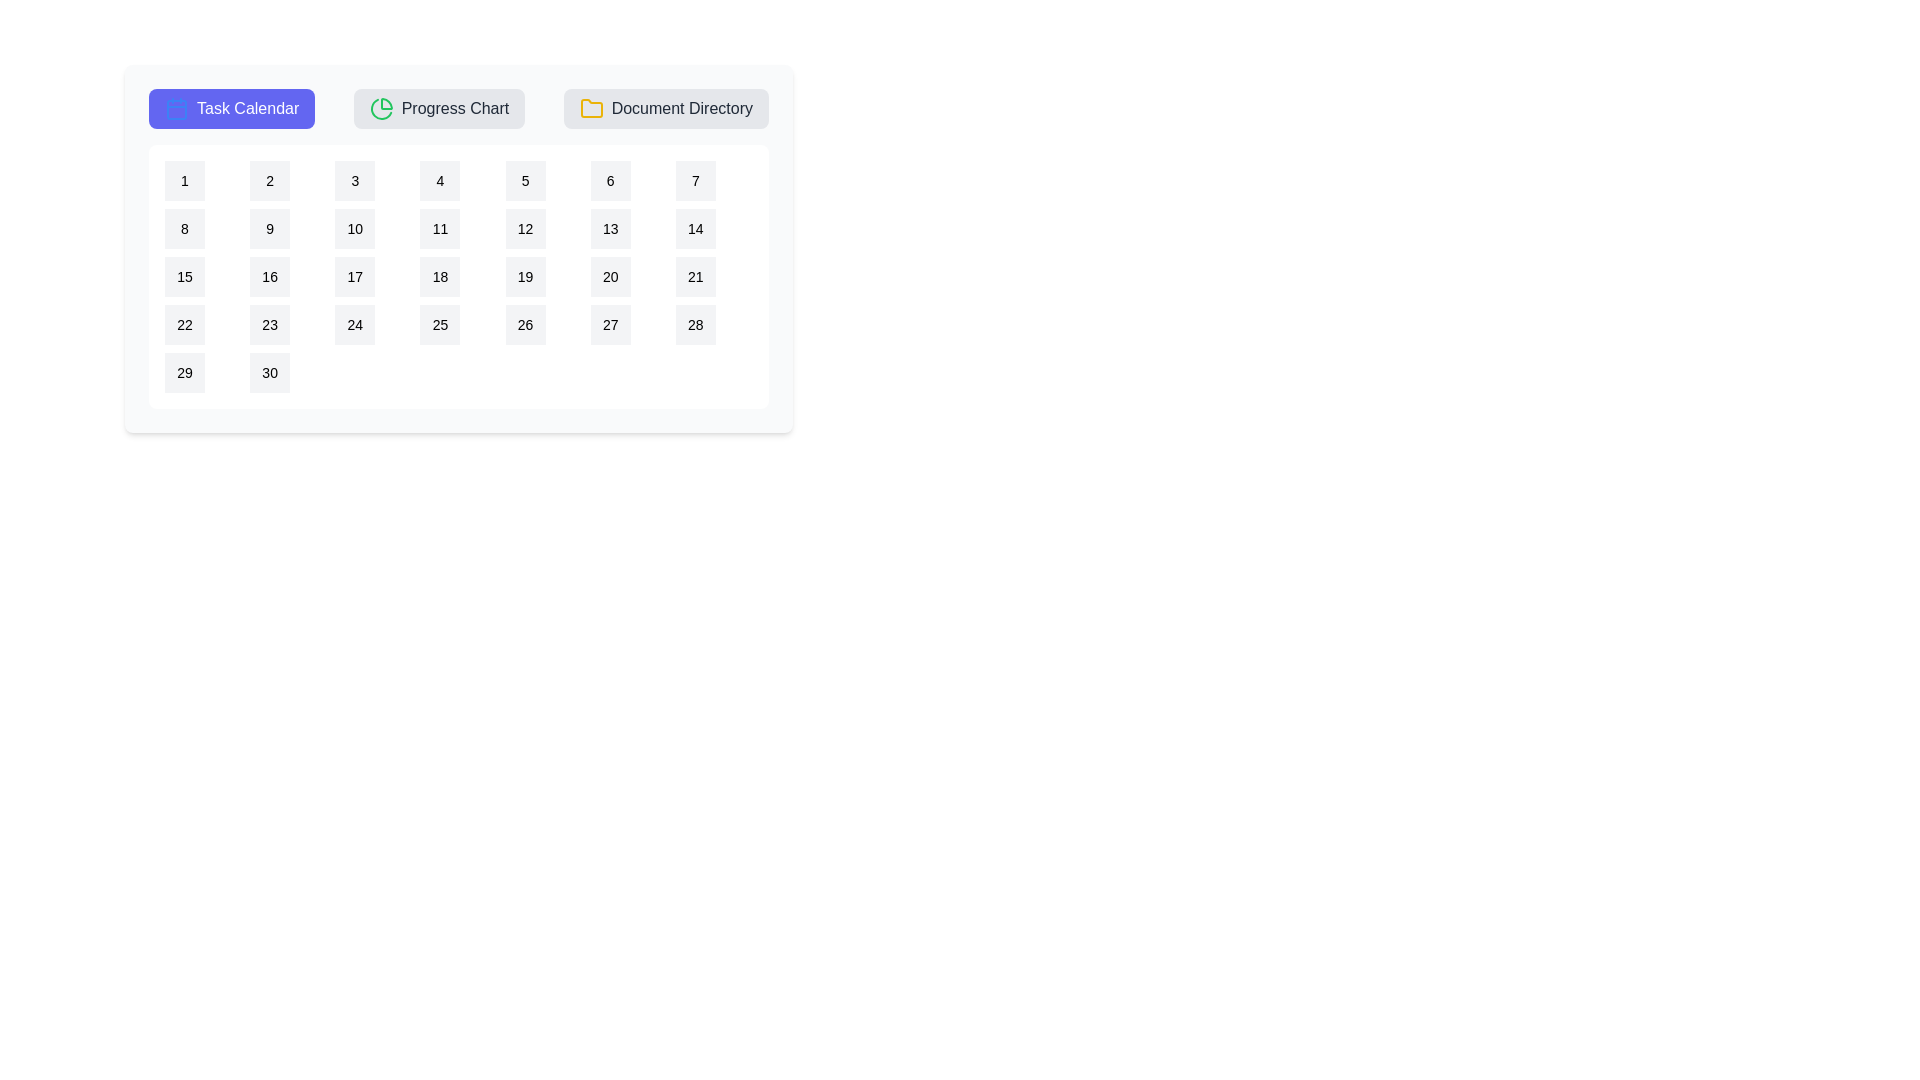  Describe the element at coordinates (695, 181) in the screenshot. I see `the calendar date 7` at that location.